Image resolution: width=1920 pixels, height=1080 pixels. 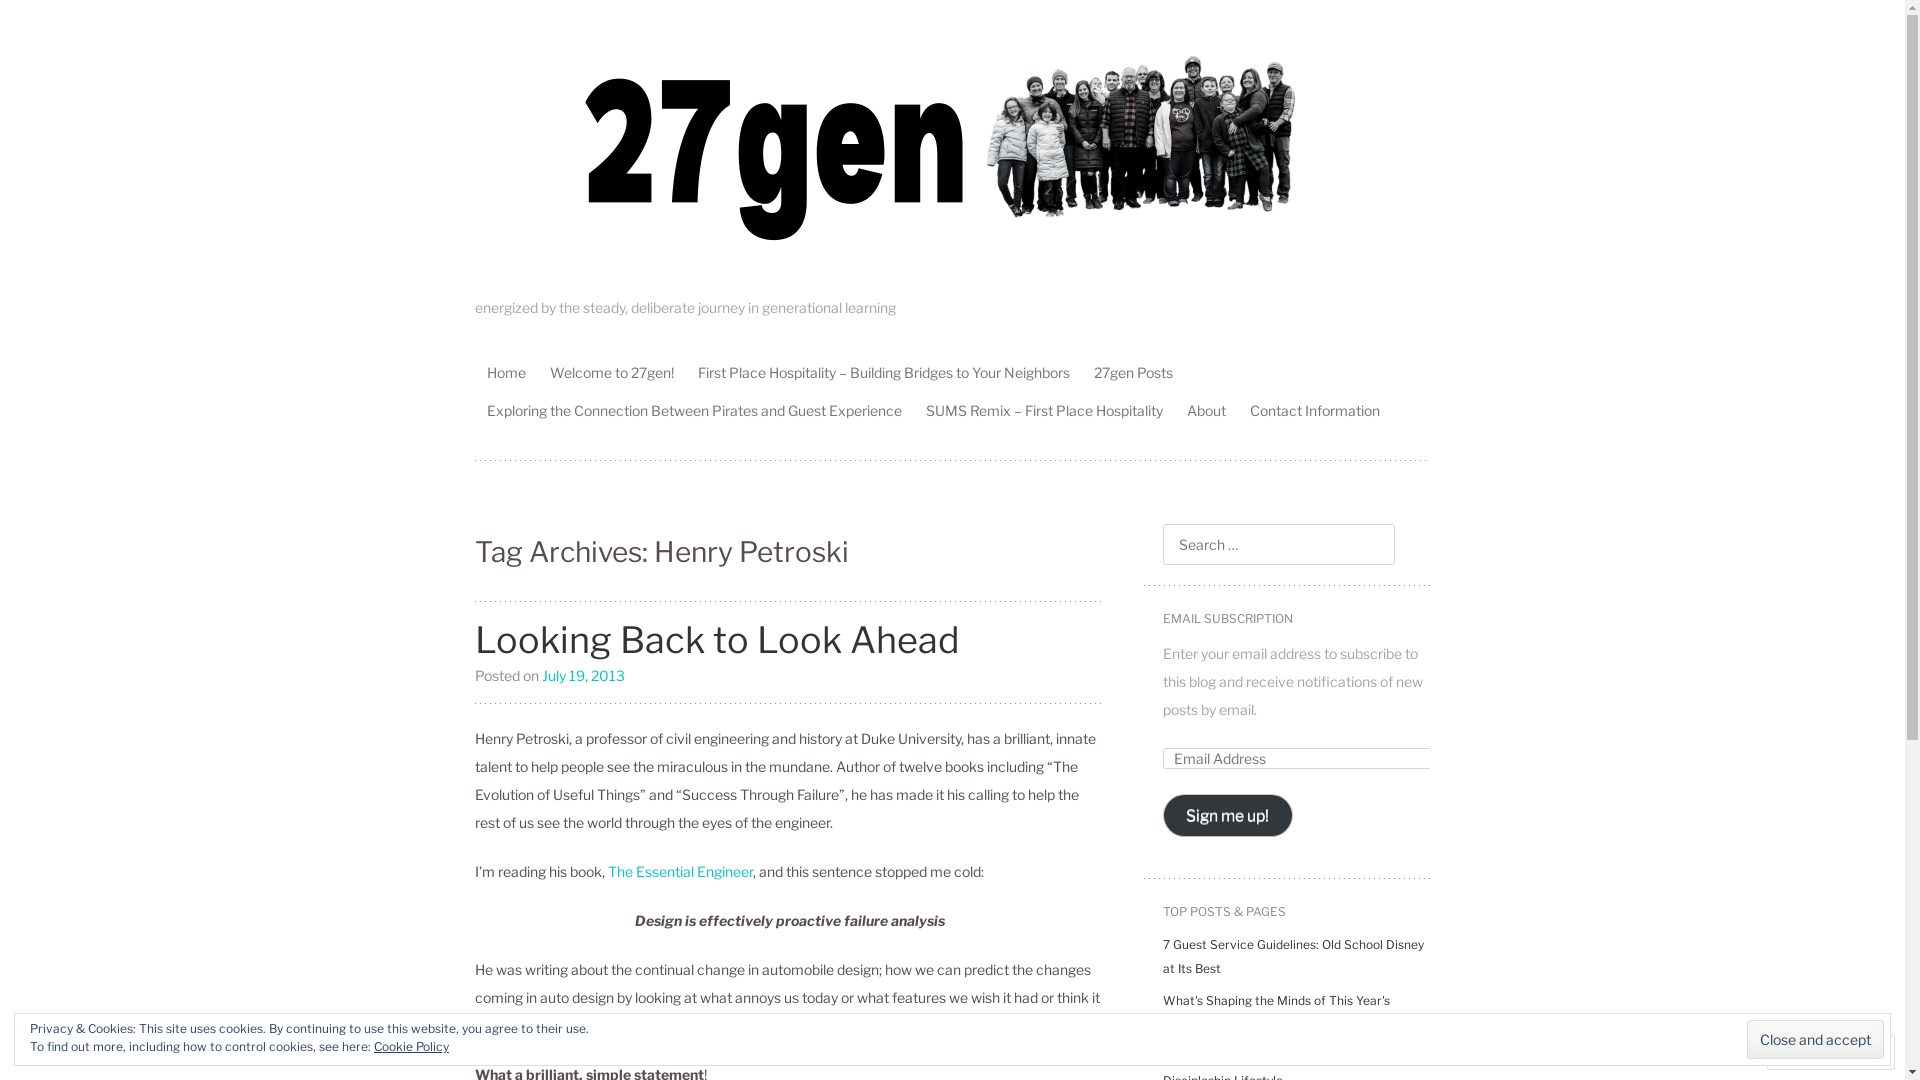 What do you see at coordinates (717, 640) in the screenshot?
I see `'Looking Back to Look Ahead'` at bounding box center [717, 640].